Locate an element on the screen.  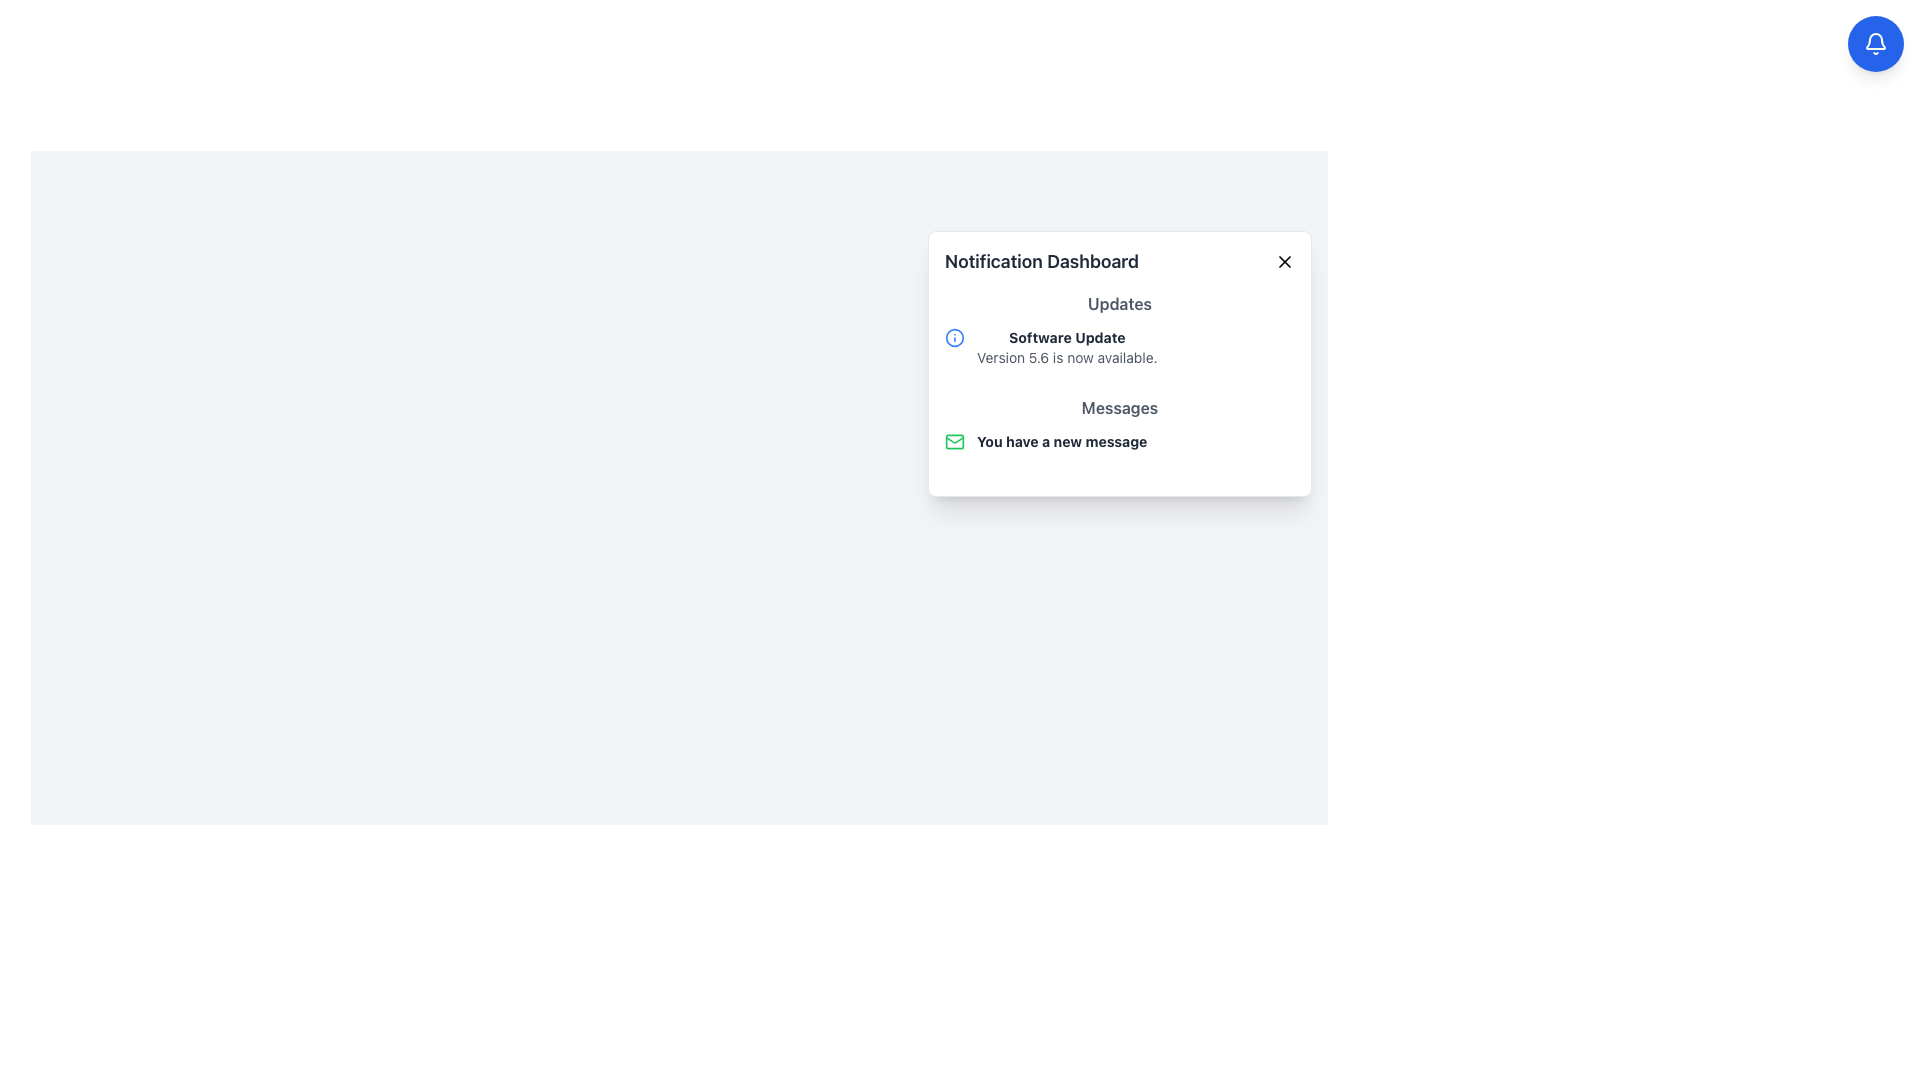
the notification update card displaying 'Software Update' with the version information within the 'Updates' panel is located at coordinates (1118, 346).